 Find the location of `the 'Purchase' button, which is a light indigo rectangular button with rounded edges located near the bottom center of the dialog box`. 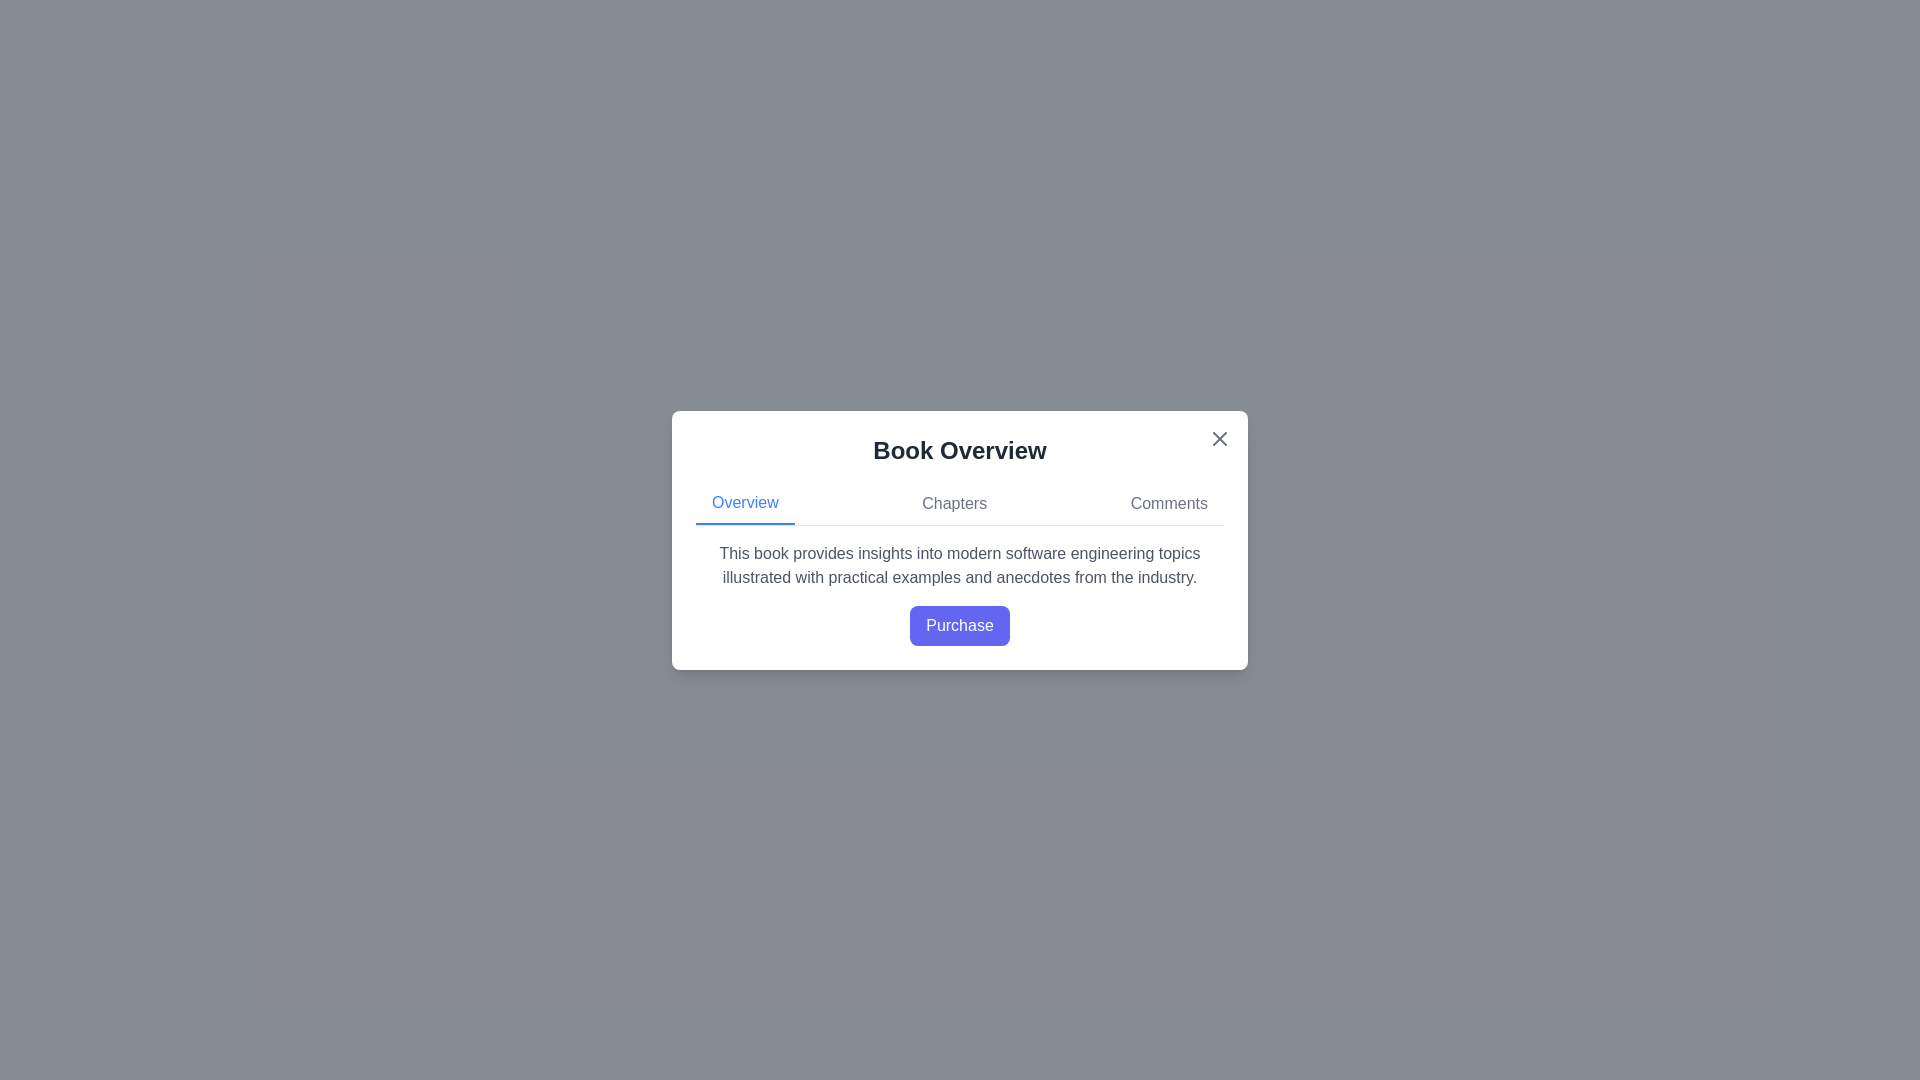

the 'Purchase' button, which is a light indigo rectangular button with rounded edges located near the bottom center of the dialog box is located at coordinates (960, 623).